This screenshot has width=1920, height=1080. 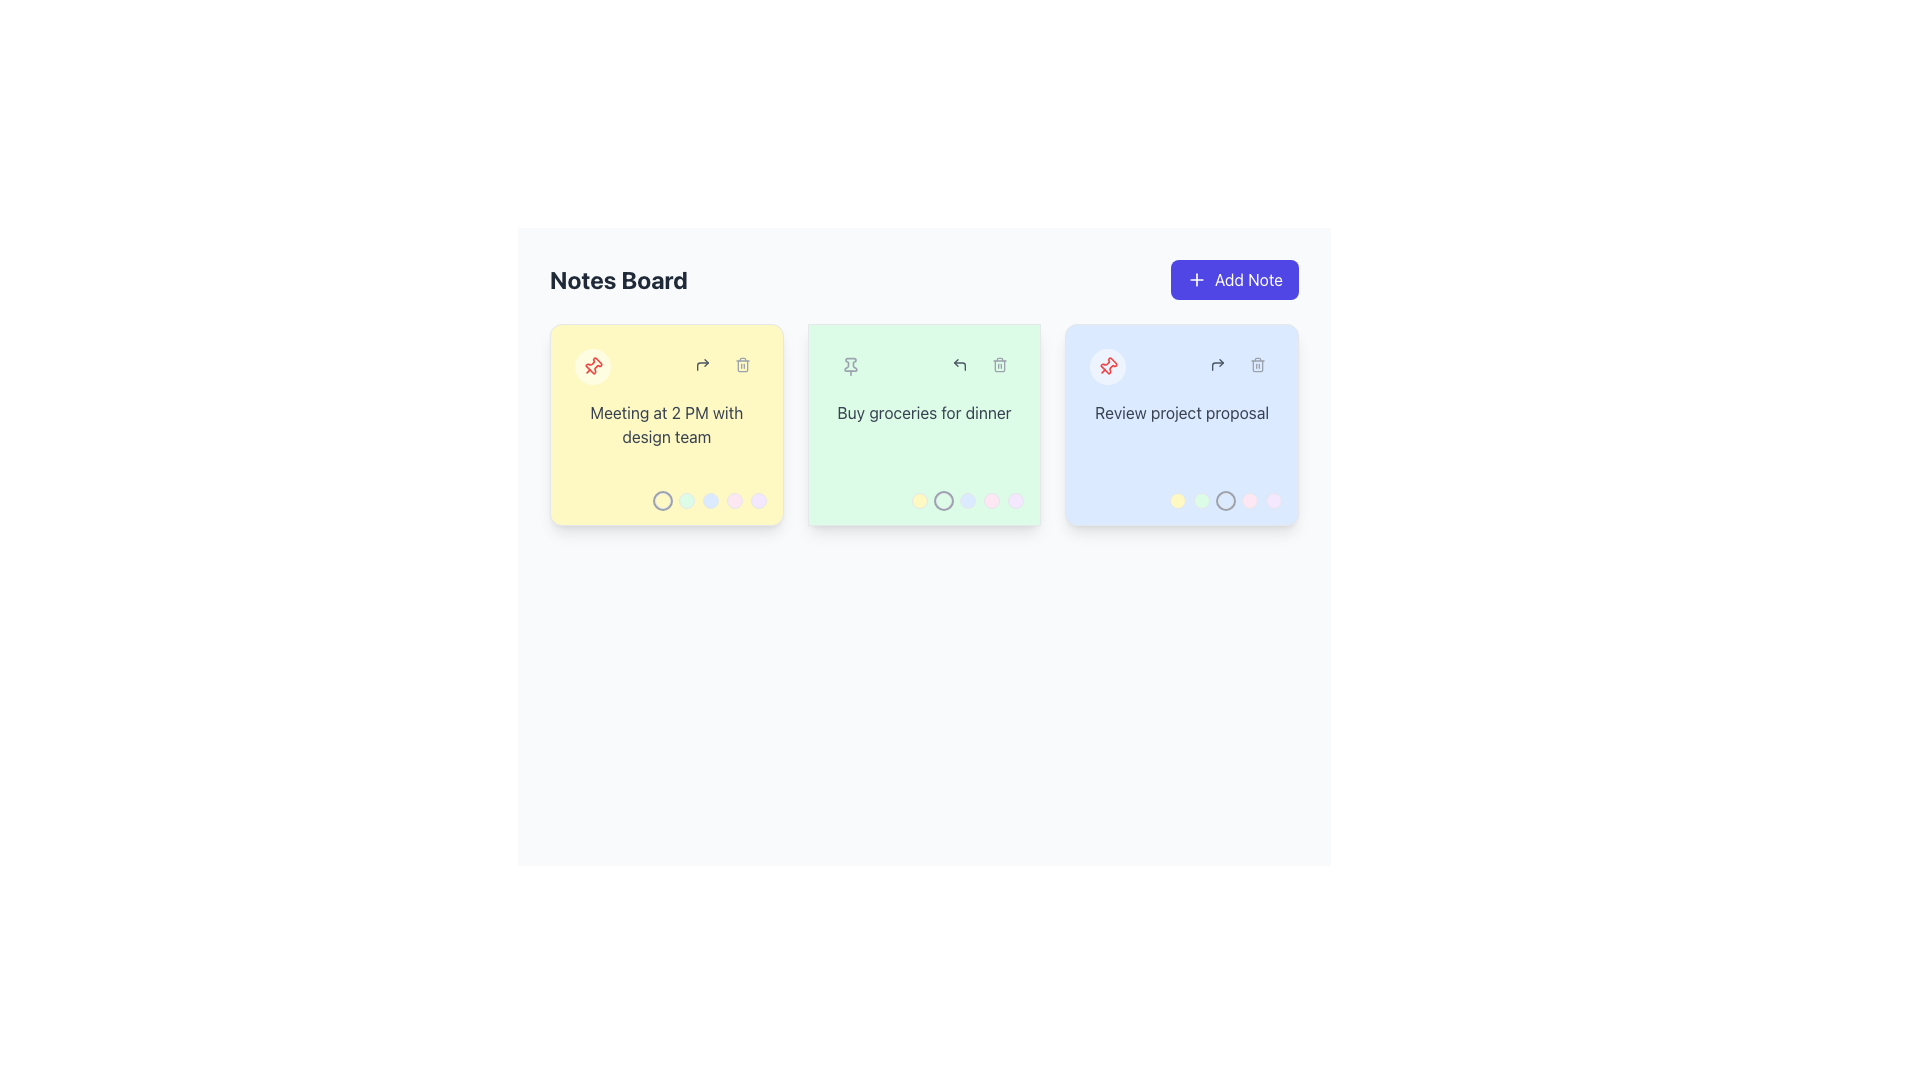 What do you see at coordinates (1265, 415) in the screenshot?
I see `the small circular button with a pen icon located at the bottom-right corner of the 'Review project proposal' note card` at bounding box center [1265, 415].